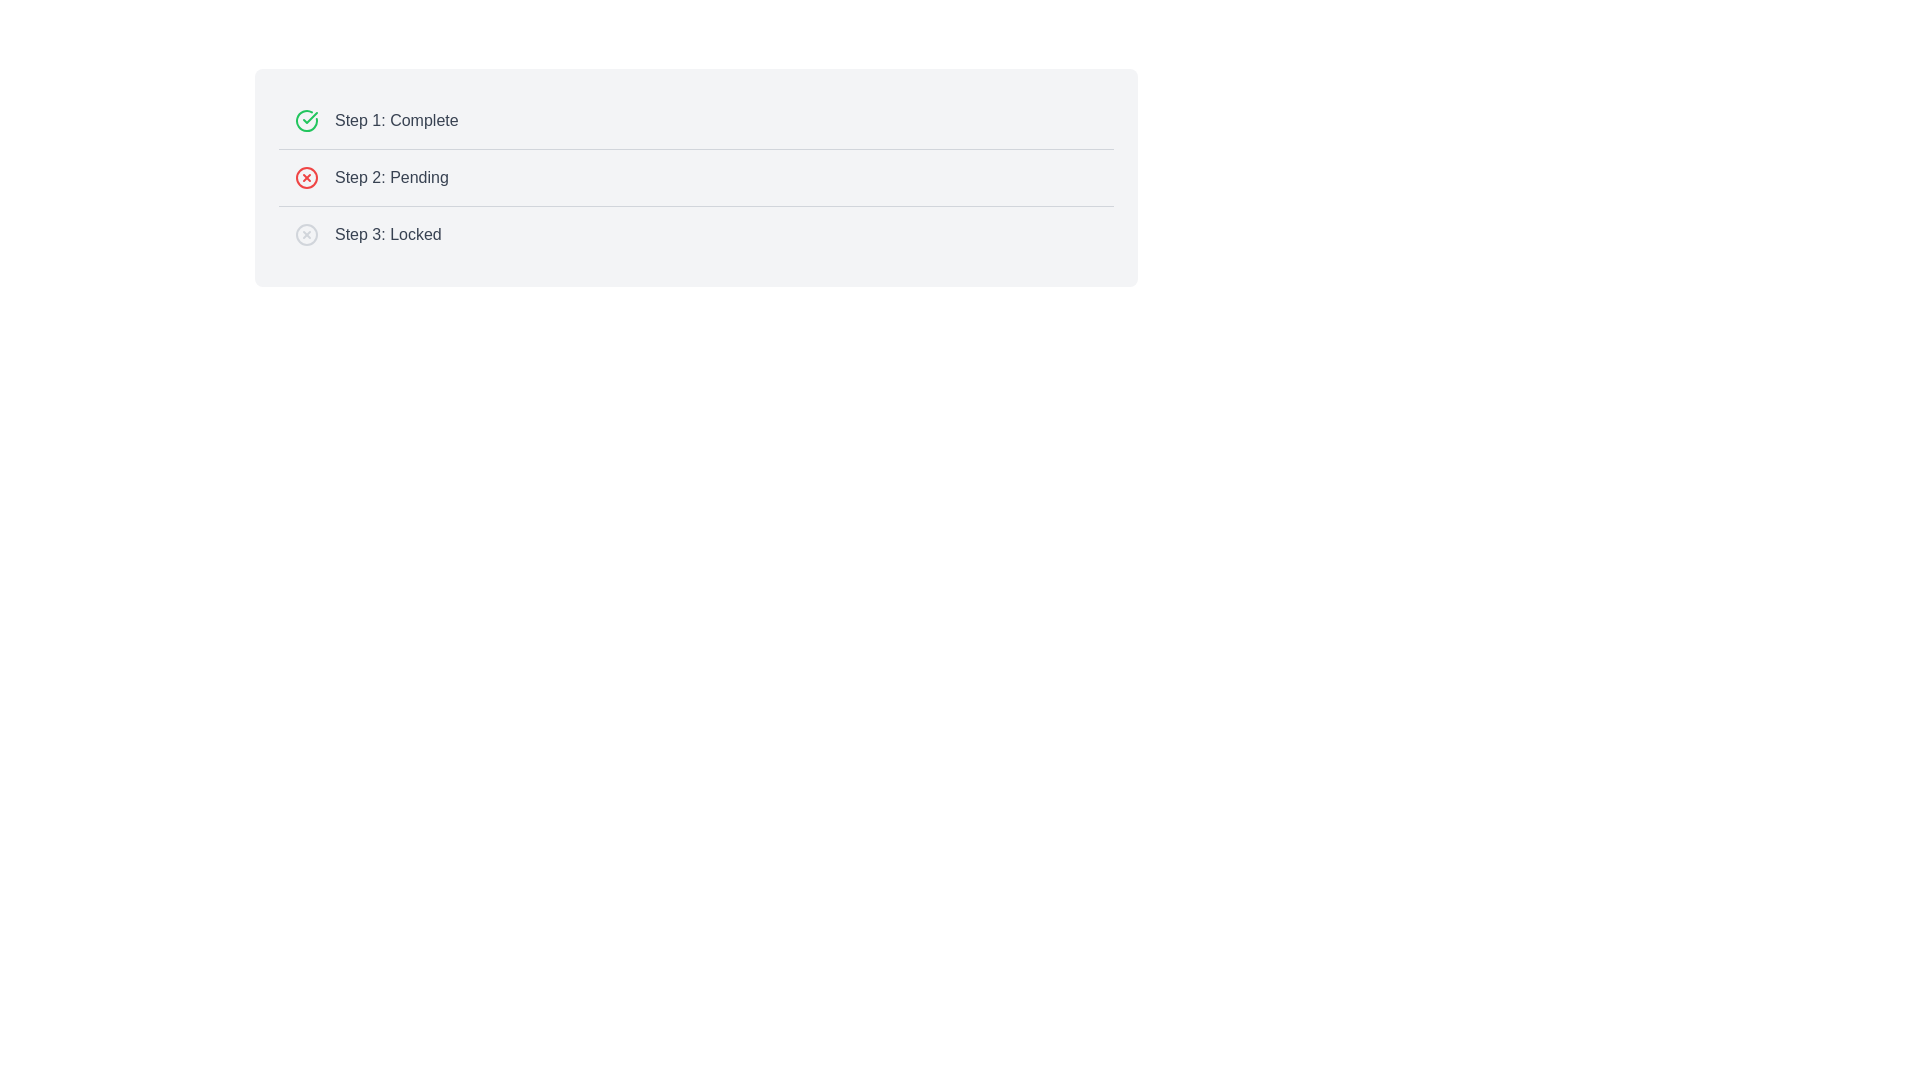 The height and width of the screenshot is (1080, 1920). Describe the element at coordinates (396, 120) in the screenshot. I see `the text label that displays 'Step 1: Complete', which is styled in gray and positioned to the right of a green check mark icon in the multi-step progress list` at that location.